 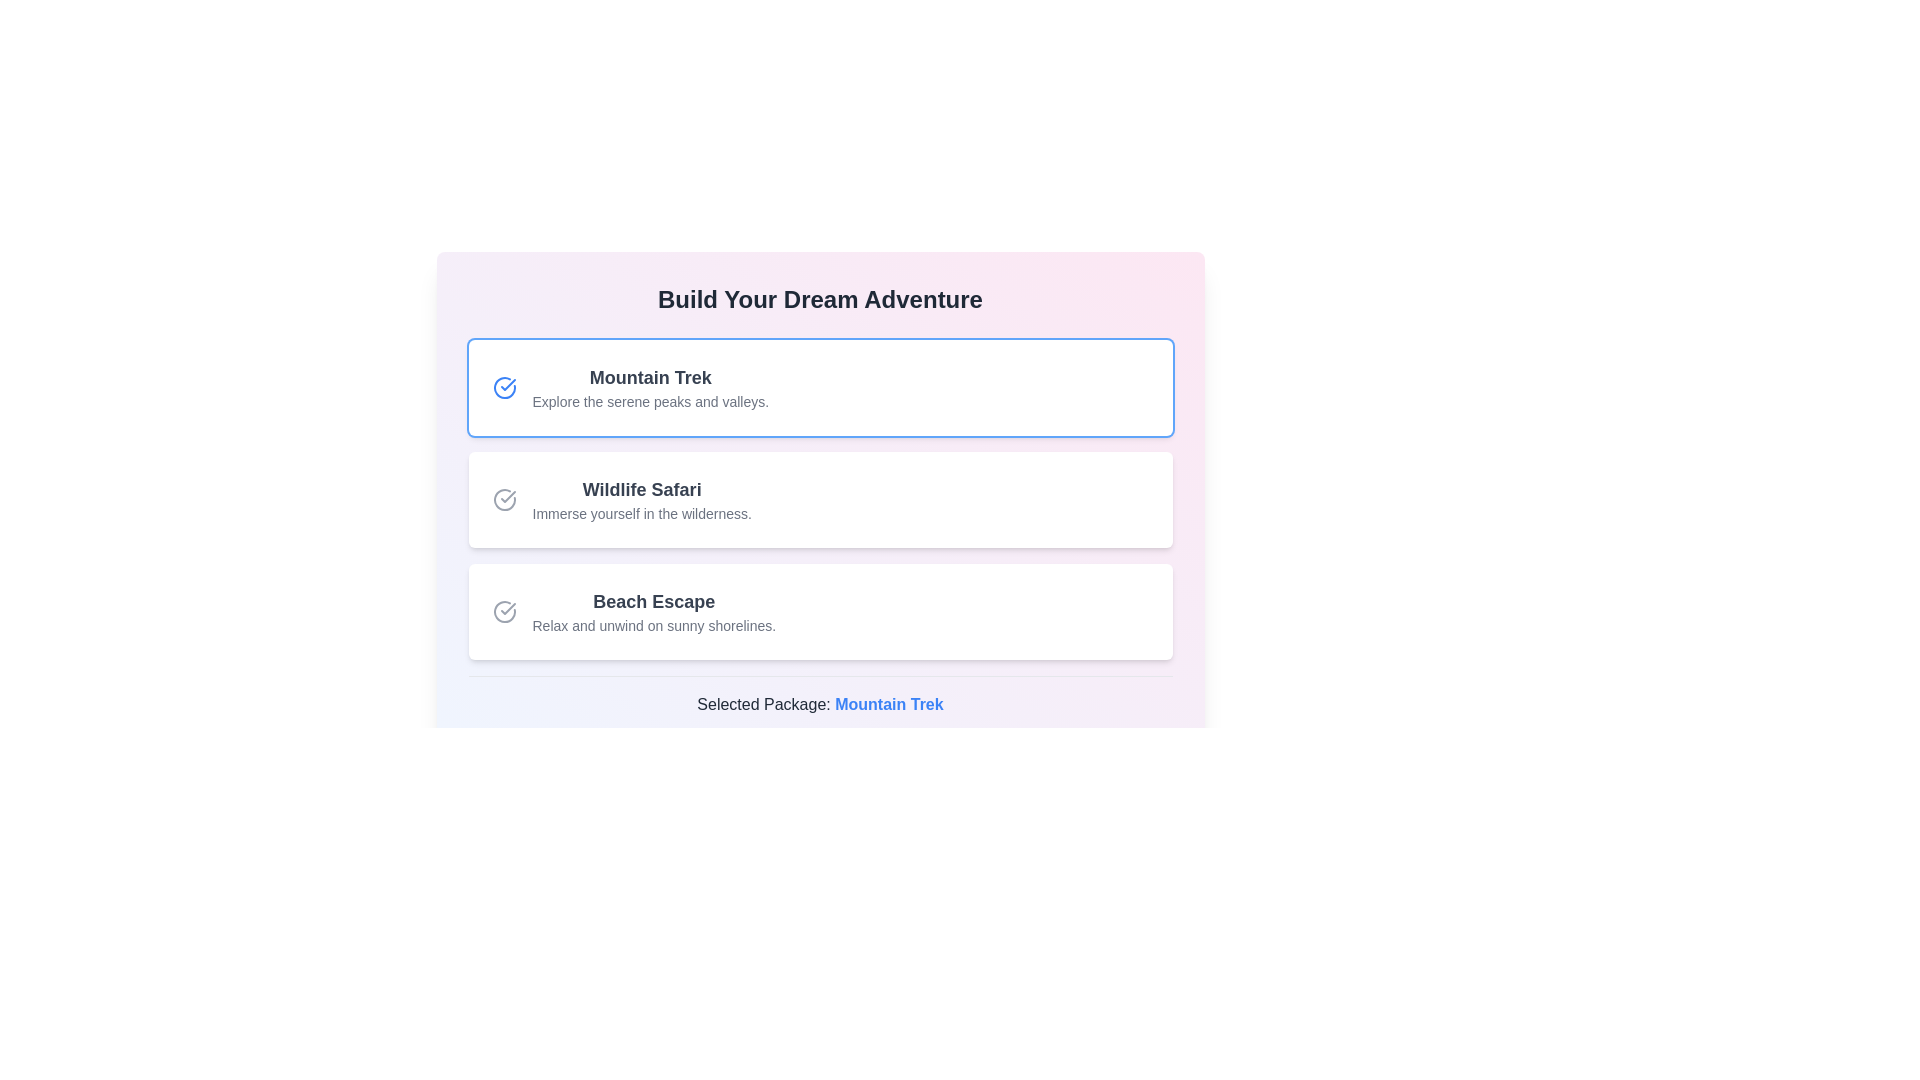 What do you see at coordinates (820, 300) in the screenshot?
I see `the text label that reads 'Build Your Dream Adventure', which is prominently displayed at the top of the section in a large and bold font` at bounding box center [820, 300].